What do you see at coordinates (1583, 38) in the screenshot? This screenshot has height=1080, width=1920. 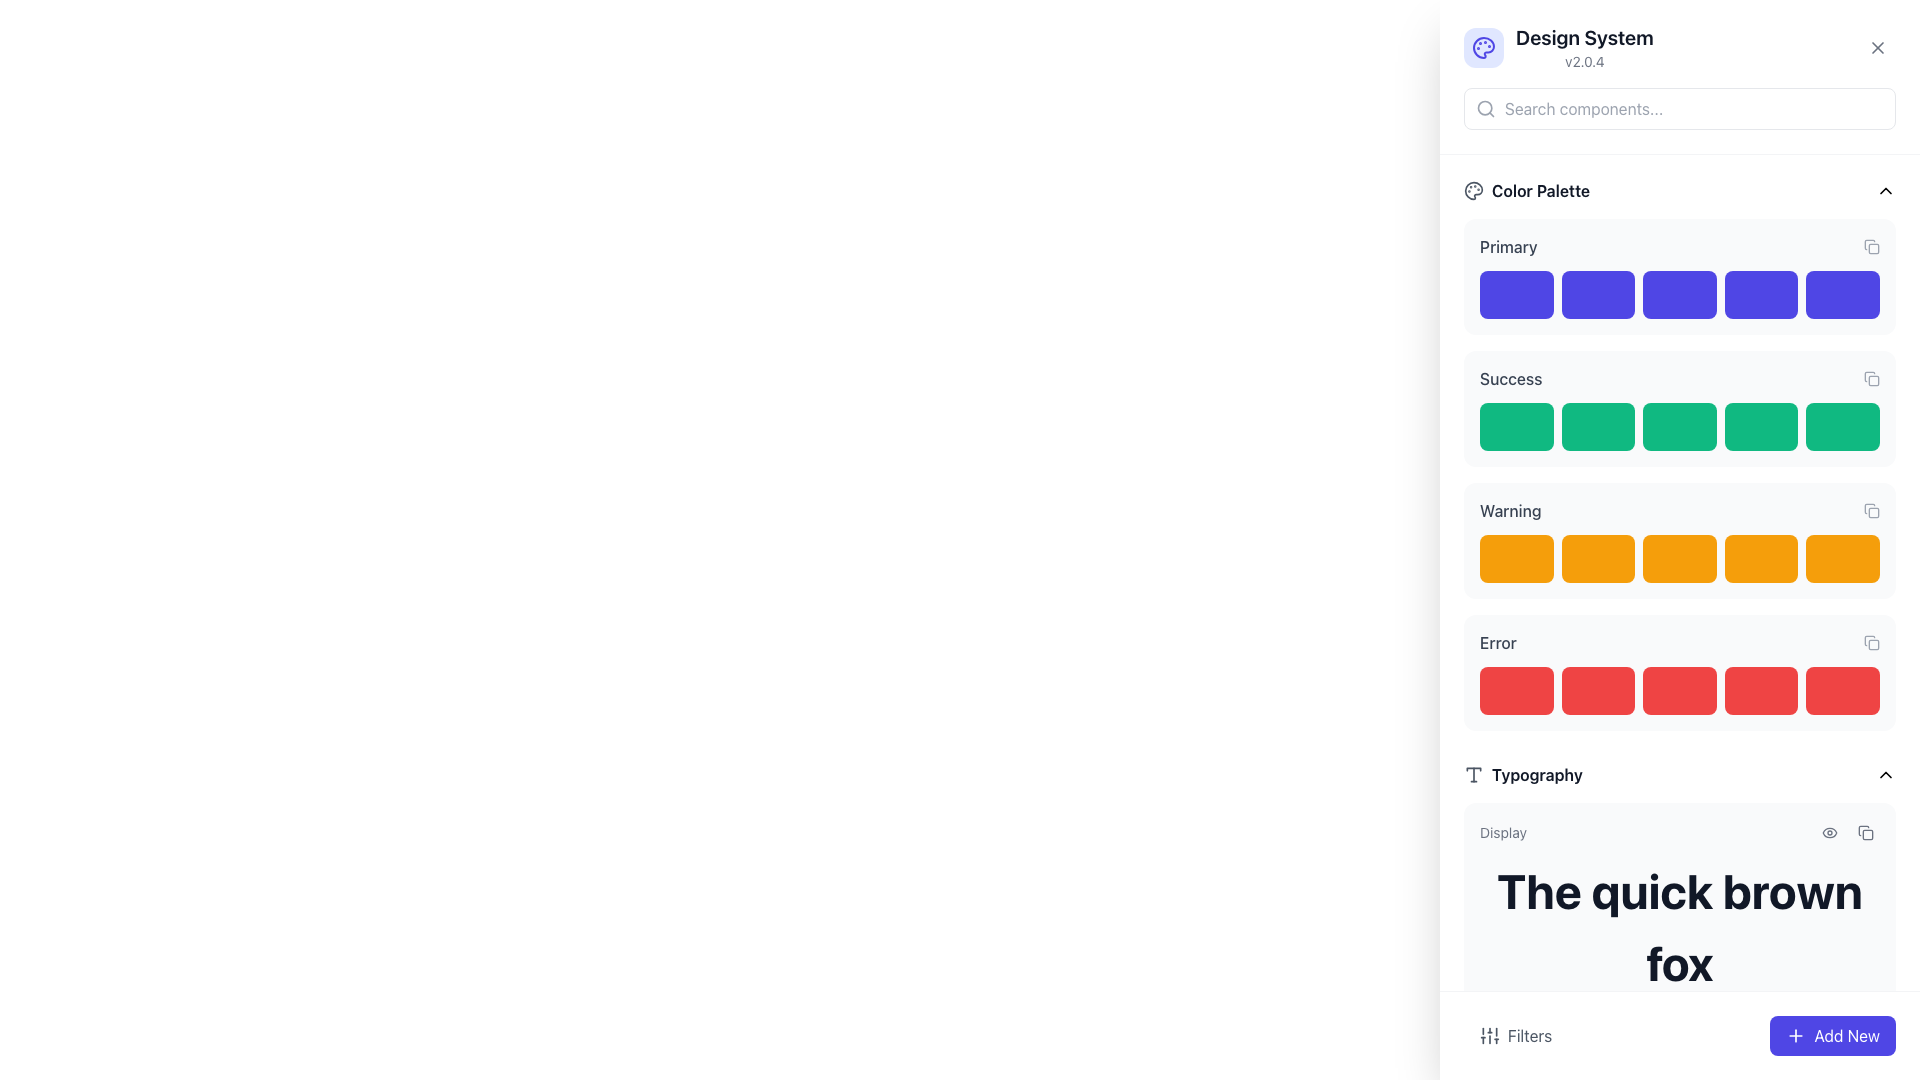 I see `text content of the header element displaying 'Design System' in bold, large font near the top-center of the right-hand side panel` at bounding box center [1583, 38].